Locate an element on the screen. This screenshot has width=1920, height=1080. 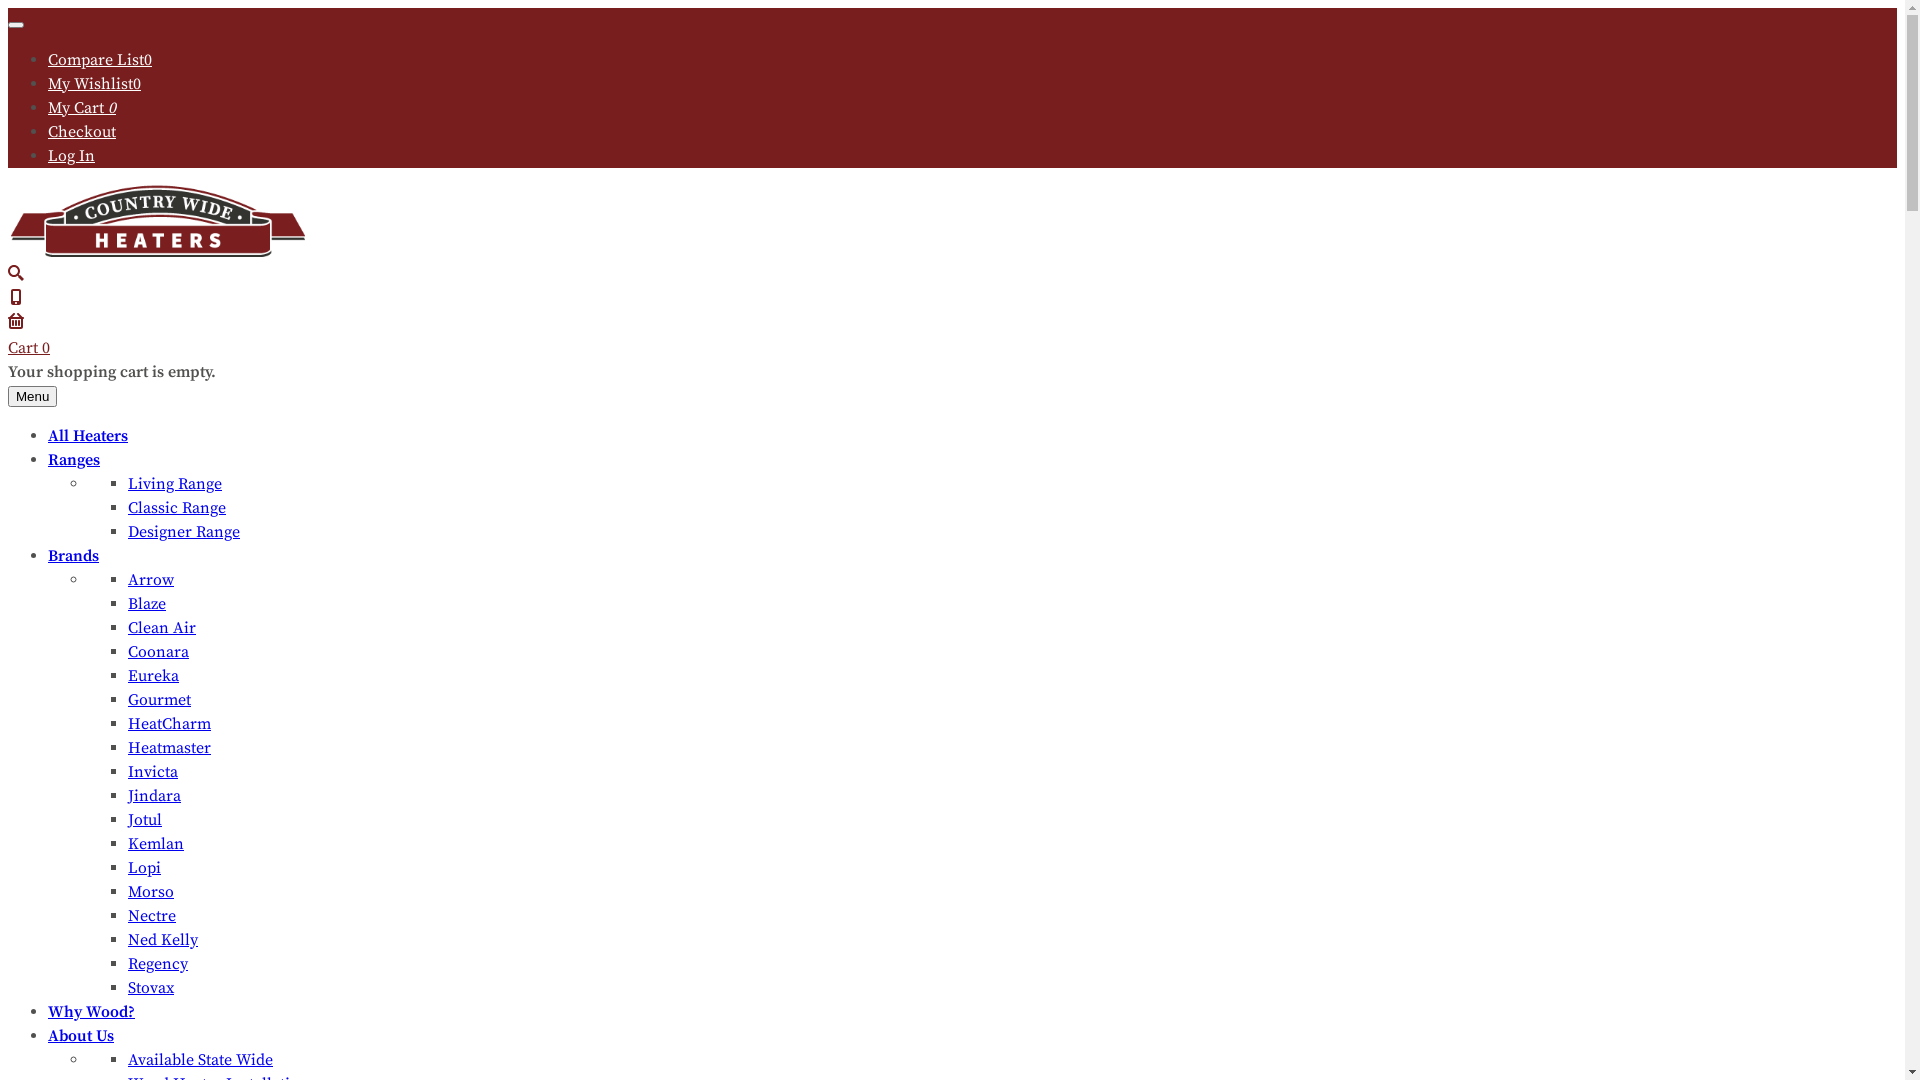
'Arrow' is located at coordinates (149, 579).